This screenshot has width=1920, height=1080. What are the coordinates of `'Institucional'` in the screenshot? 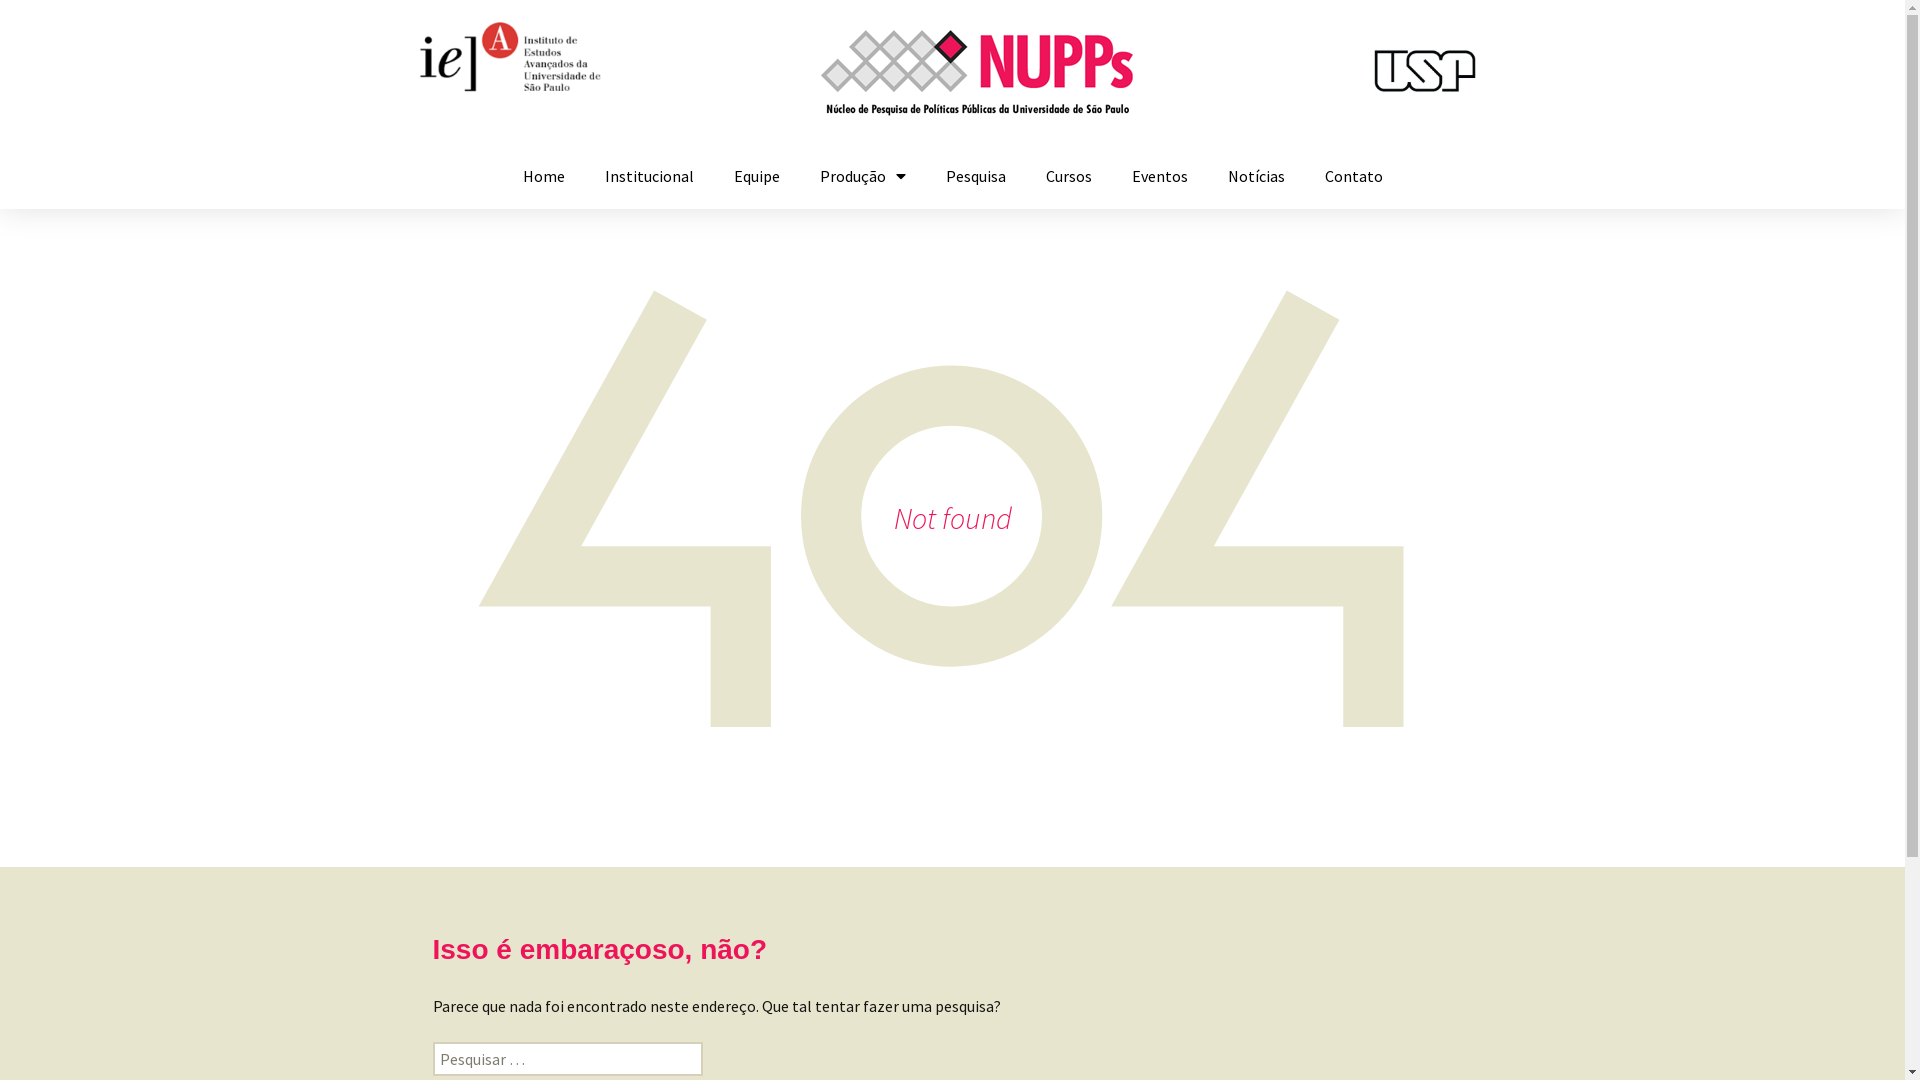 It's located at (648, 175).